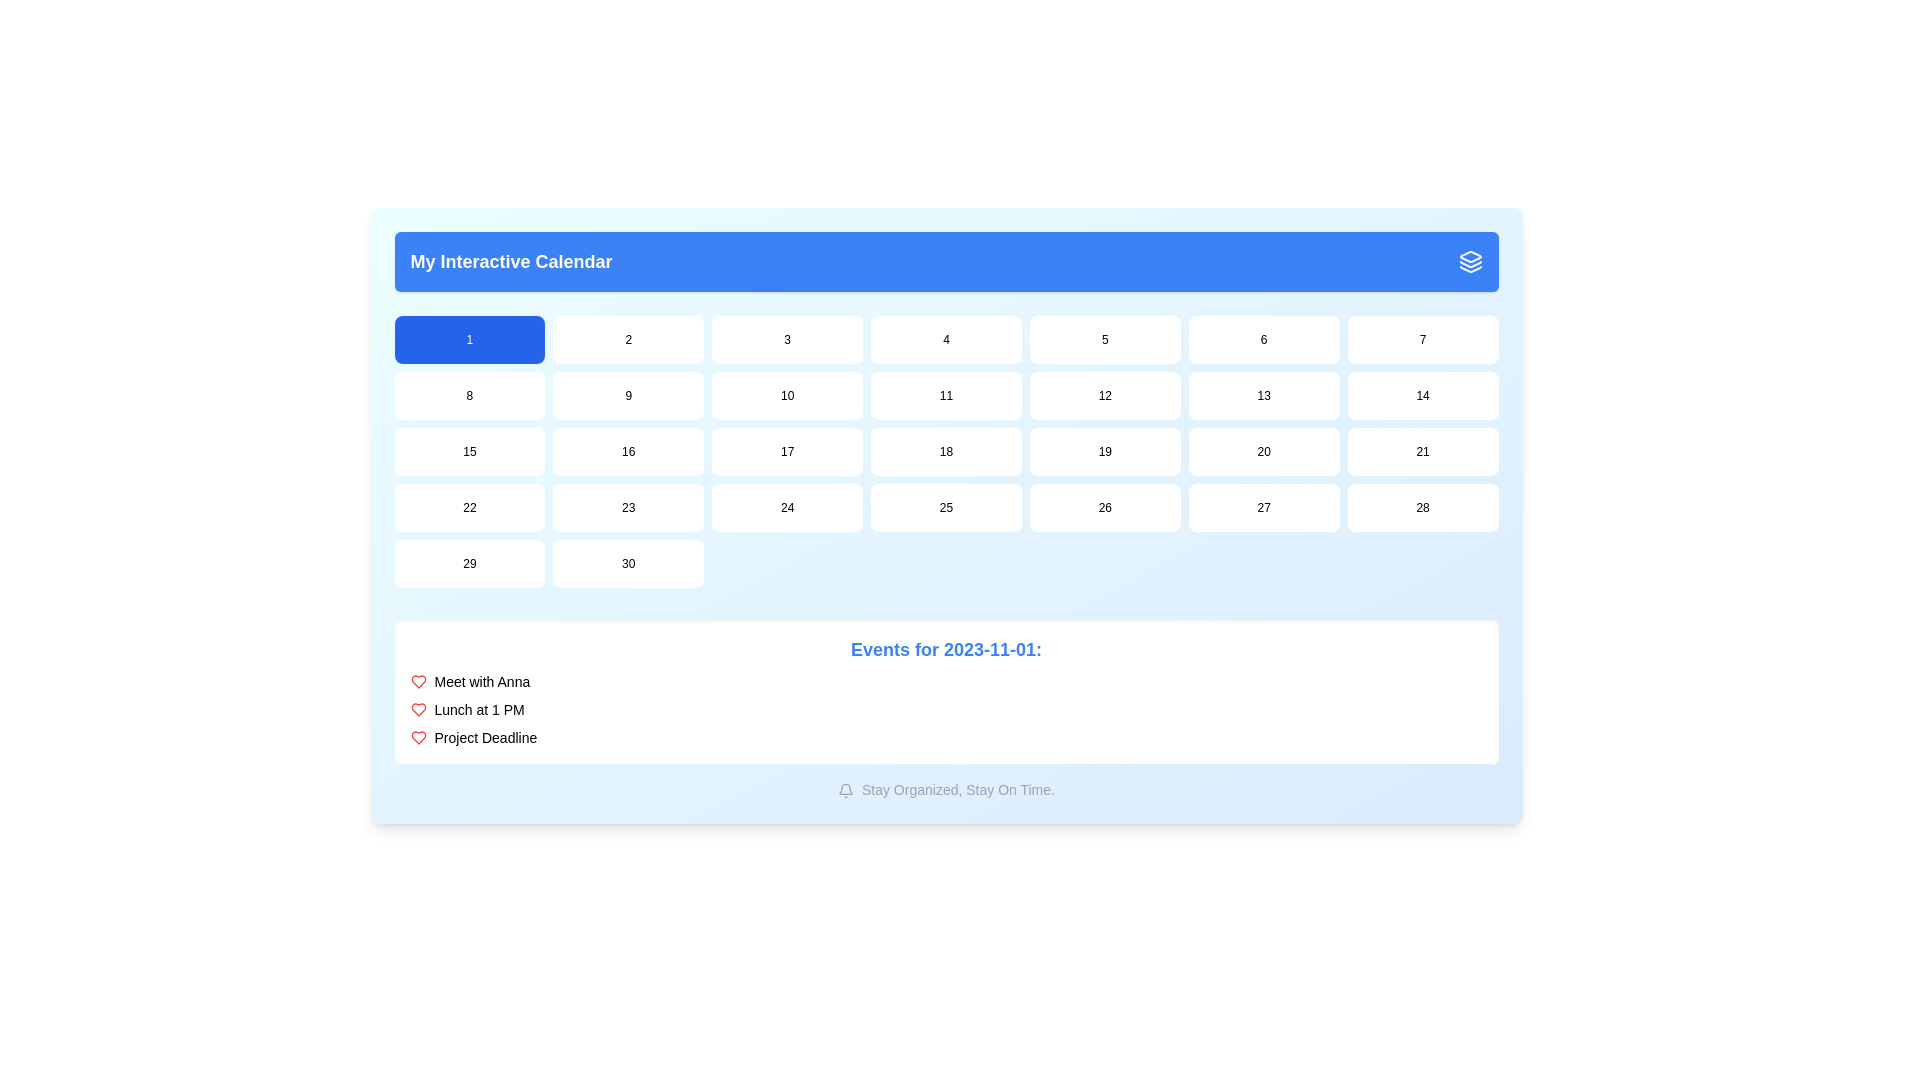 This screenshot has height=1080, width=1920. What do you see at coordinates (1422, 451) in the screenshot?
I see `the button displaying the number '21' in the grid, located in the fourth row and seventh column` at bounding box center [1422, 451].